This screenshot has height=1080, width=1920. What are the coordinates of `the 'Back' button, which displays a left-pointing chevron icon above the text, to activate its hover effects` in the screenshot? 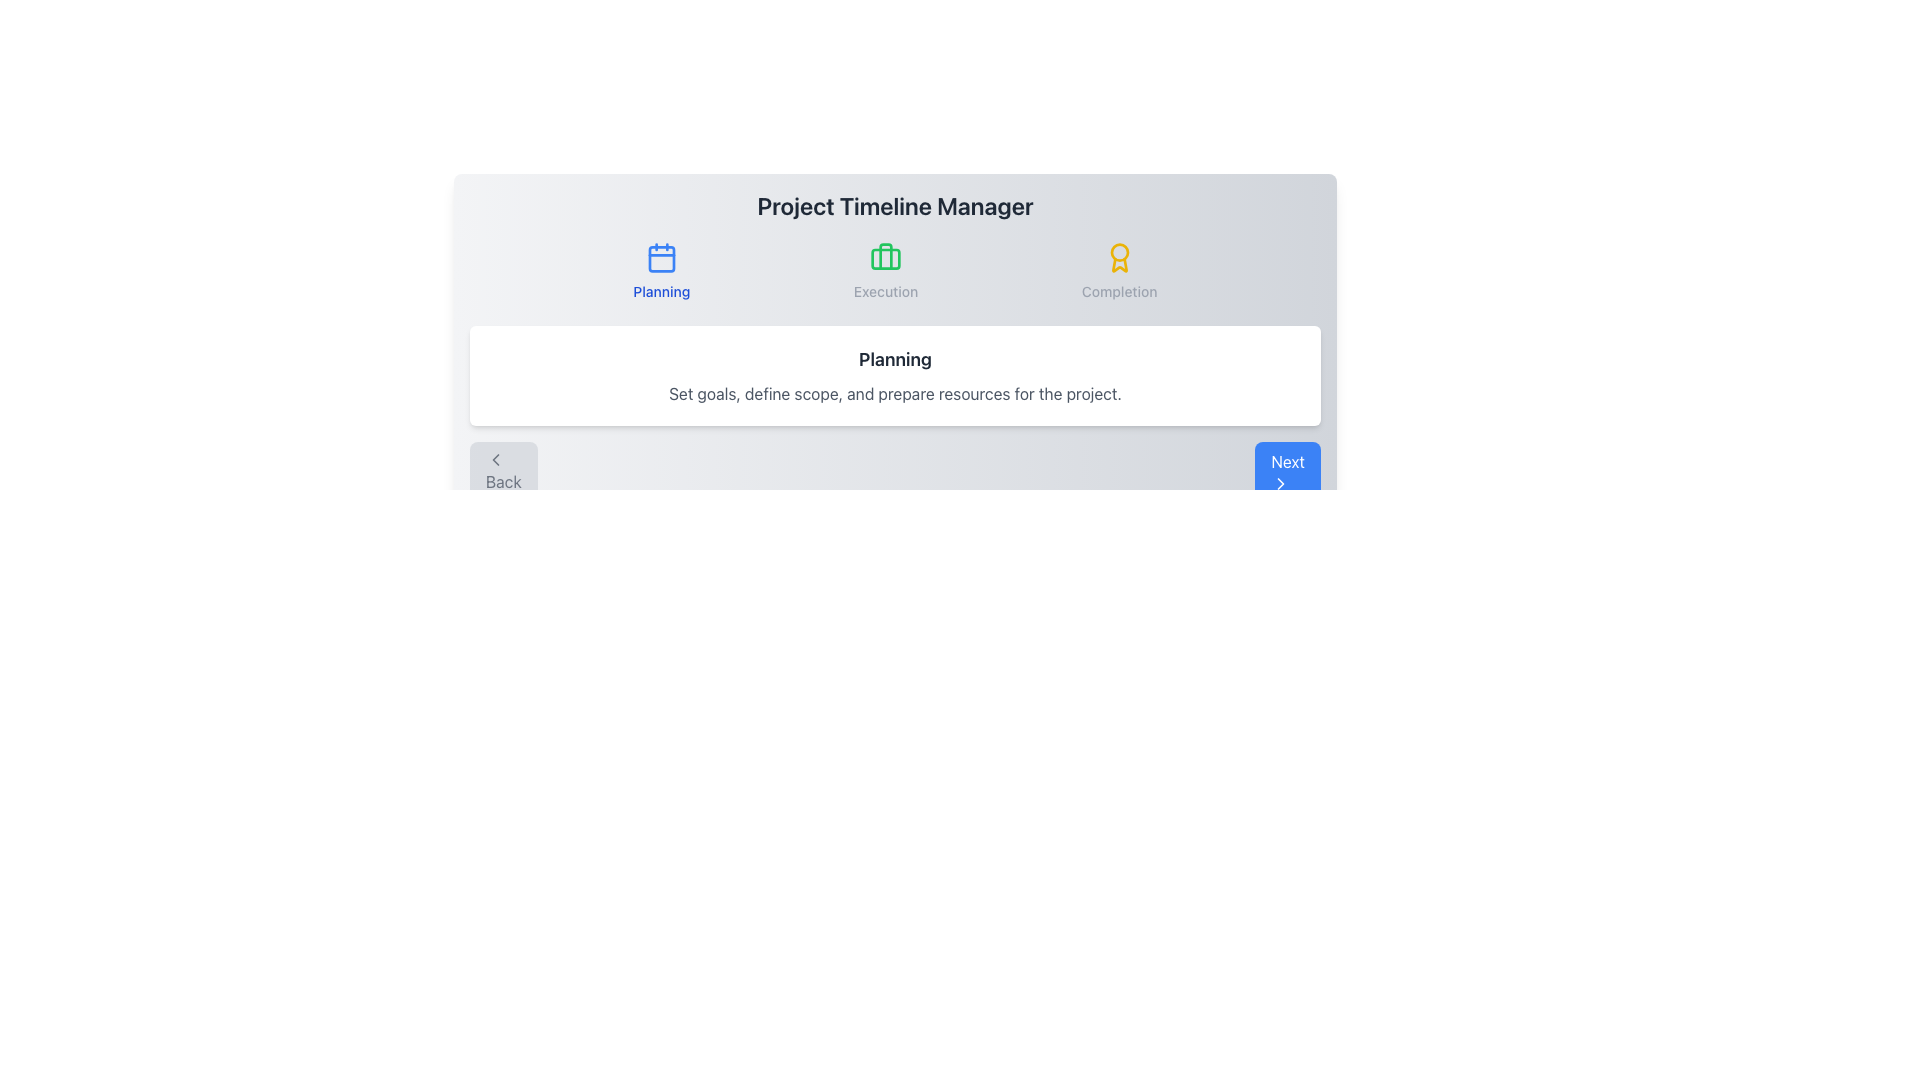 It's located at (503, 471).